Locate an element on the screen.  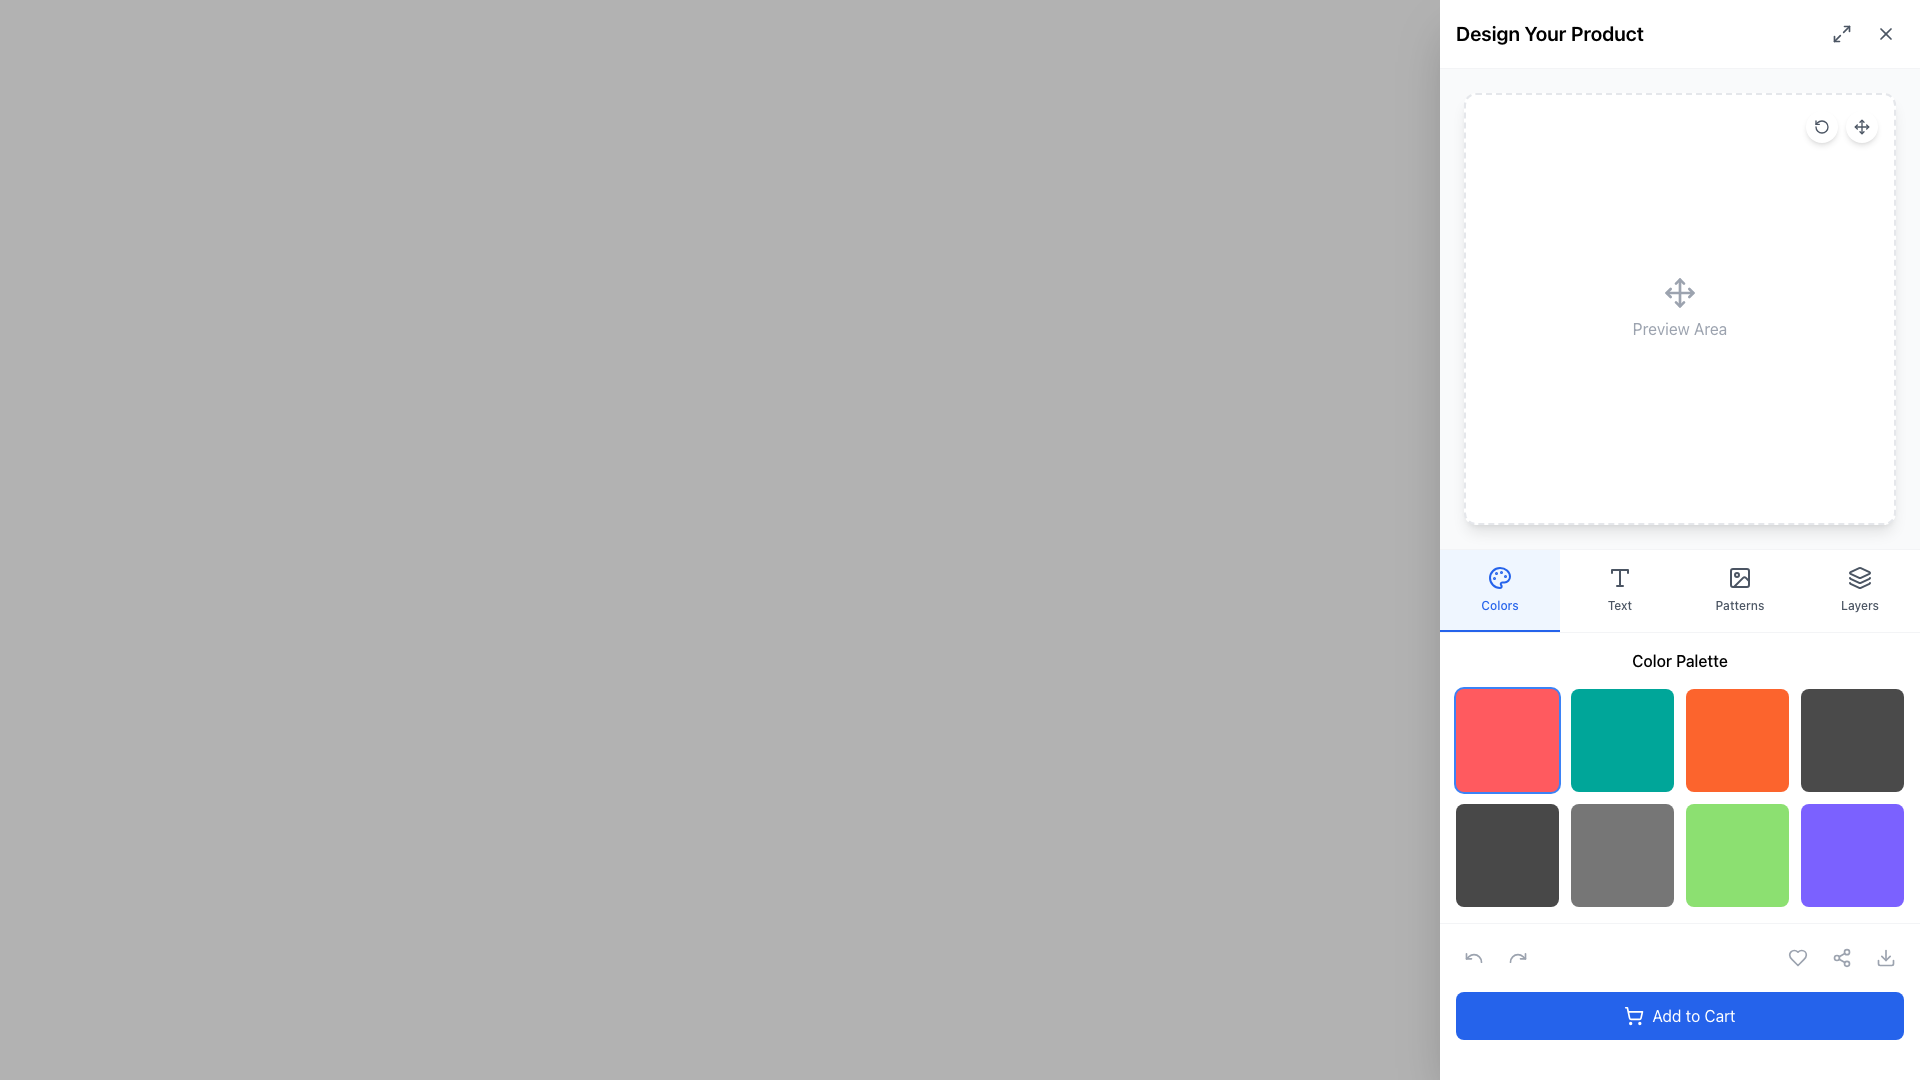
the text tool icon located in the right-side control panel, which is the second icon in the horizontal list between the 'Colors' and 'Patterns' icons is located at coordinates (1620, 578).